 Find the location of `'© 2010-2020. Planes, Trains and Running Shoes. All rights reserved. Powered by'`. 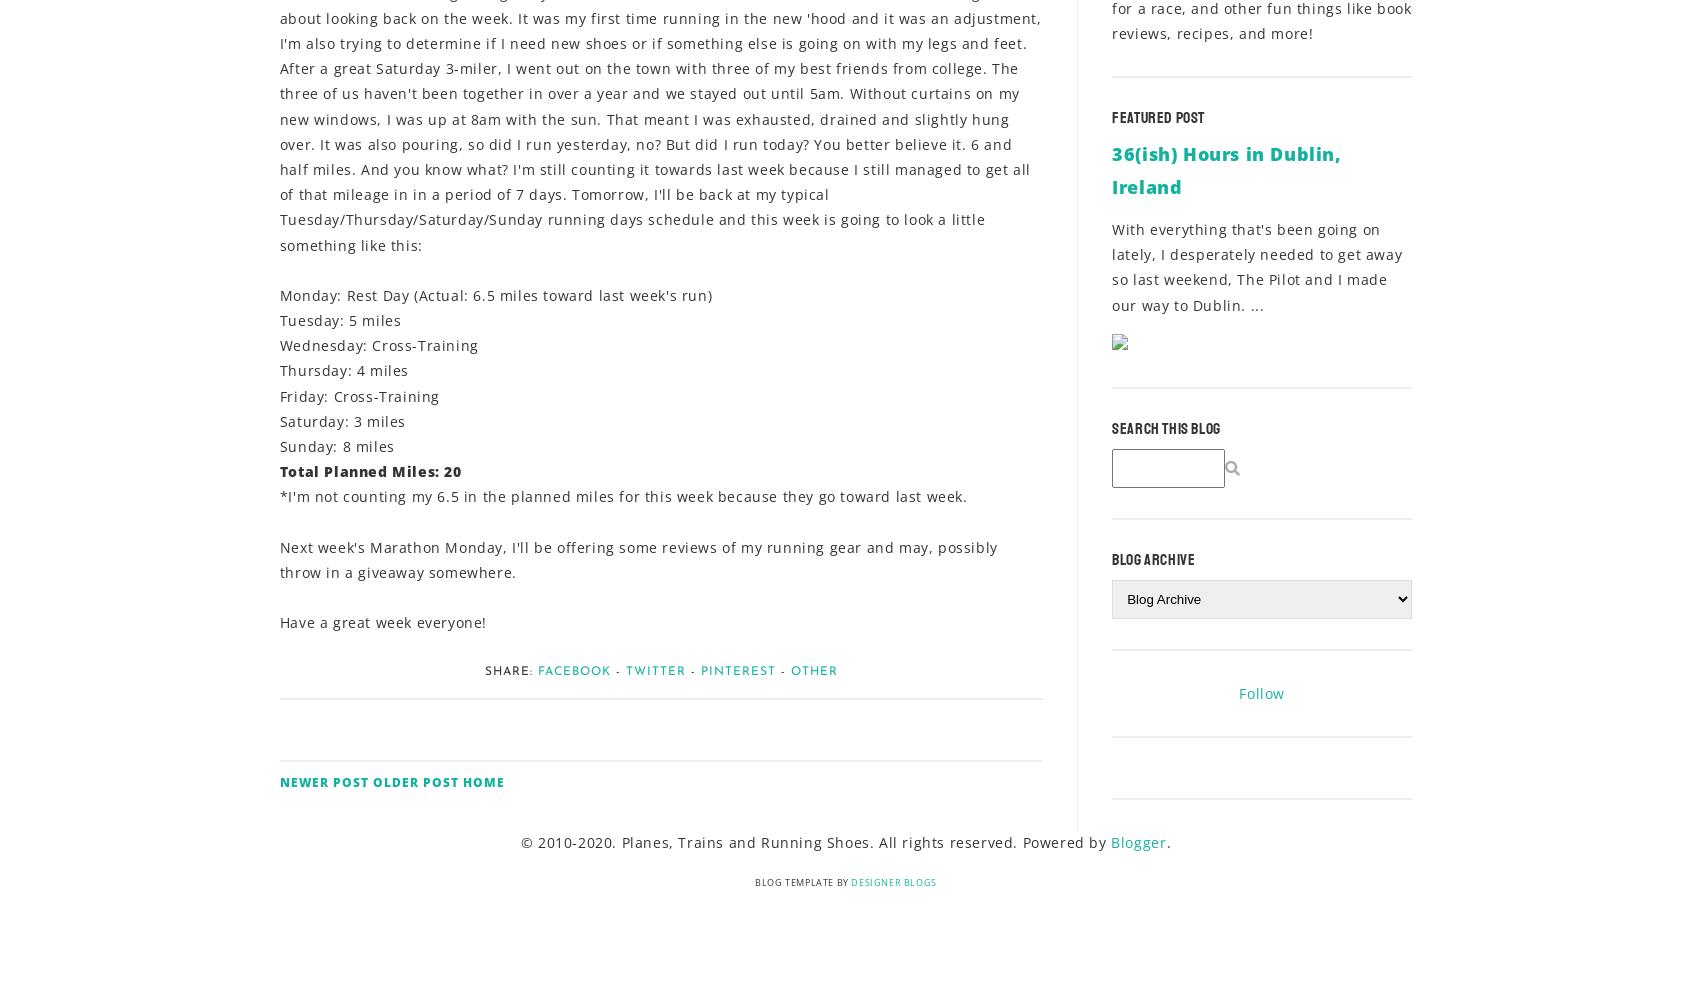

'© 2010-2020. Planes, Trains and Running Shoes. All rights reserved. Powered by' is located at coordinates (815, 841).